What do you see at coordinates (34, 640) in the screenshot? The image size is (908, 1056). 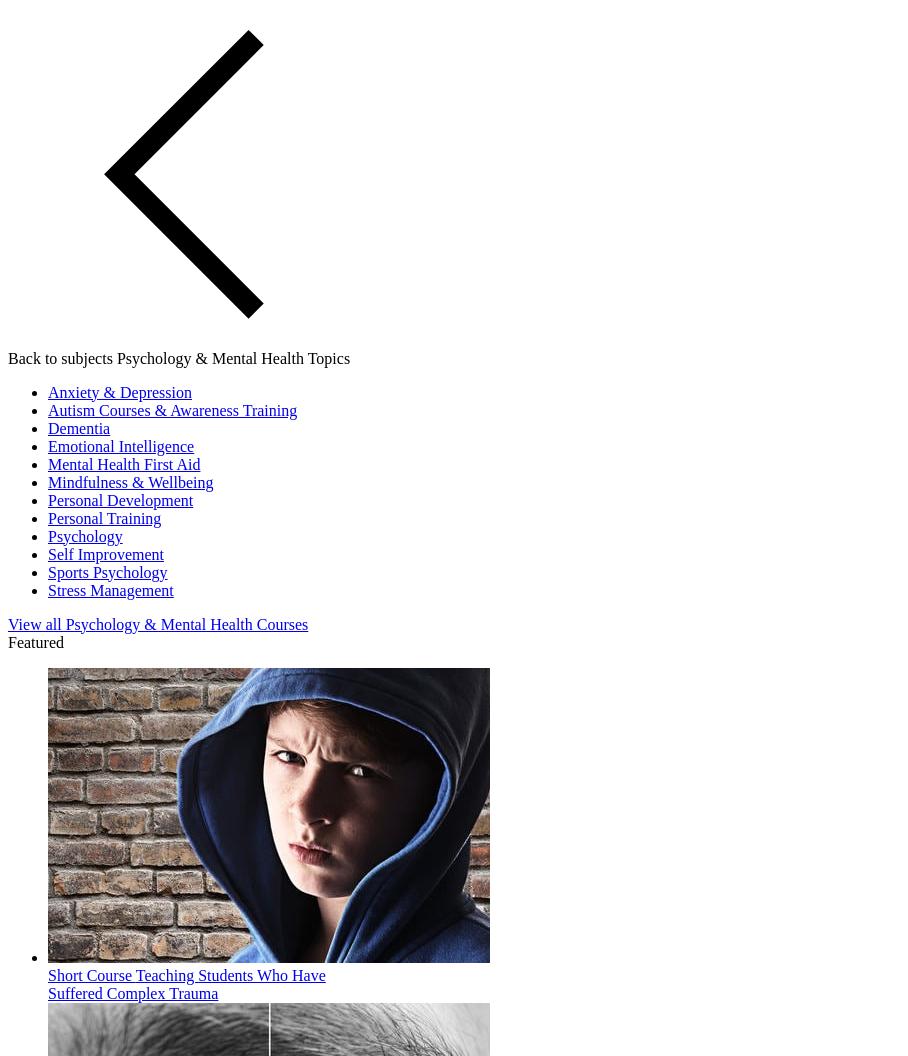 I see `'Featured'` at bounding box center [34, 640].